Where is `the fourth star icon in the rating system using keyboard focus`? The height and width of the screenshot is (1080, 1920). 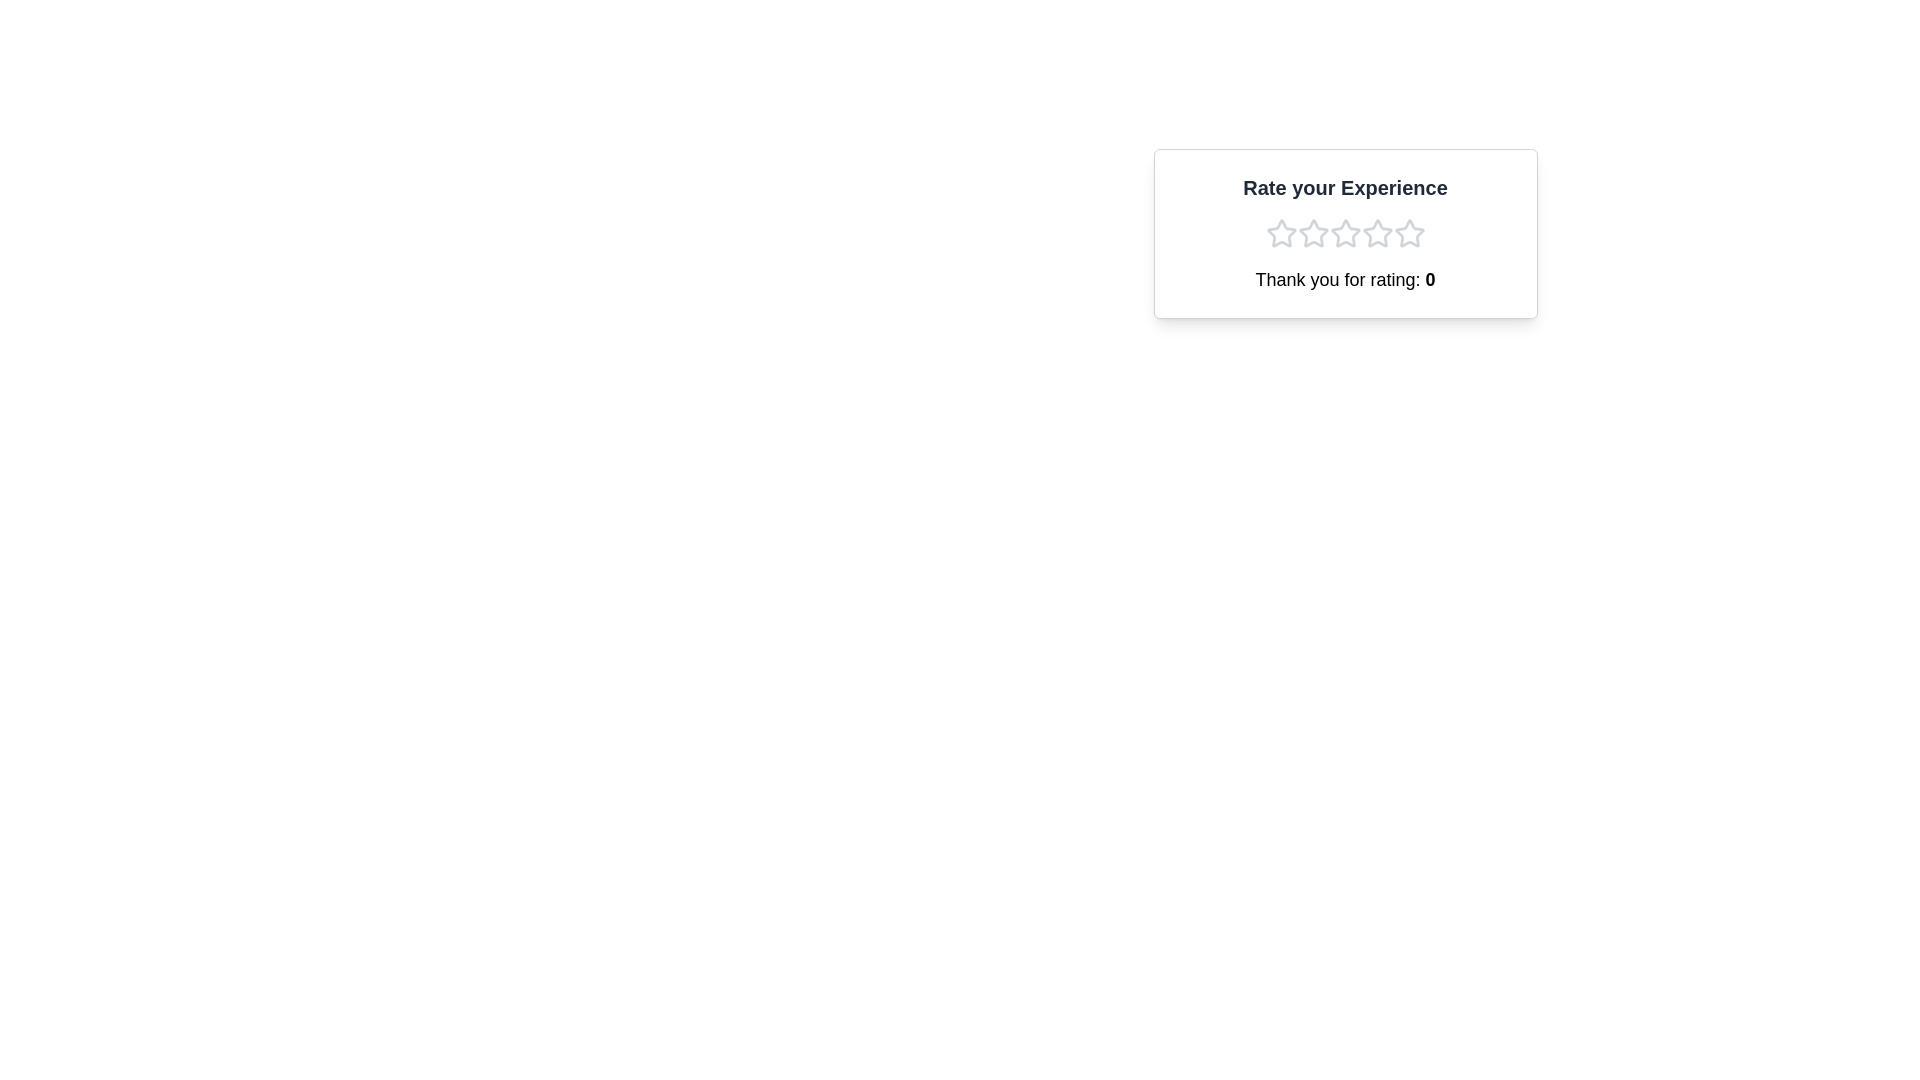
the fourth star icon in the rating system using keyboard focus is located at coordinates (1376, 233).